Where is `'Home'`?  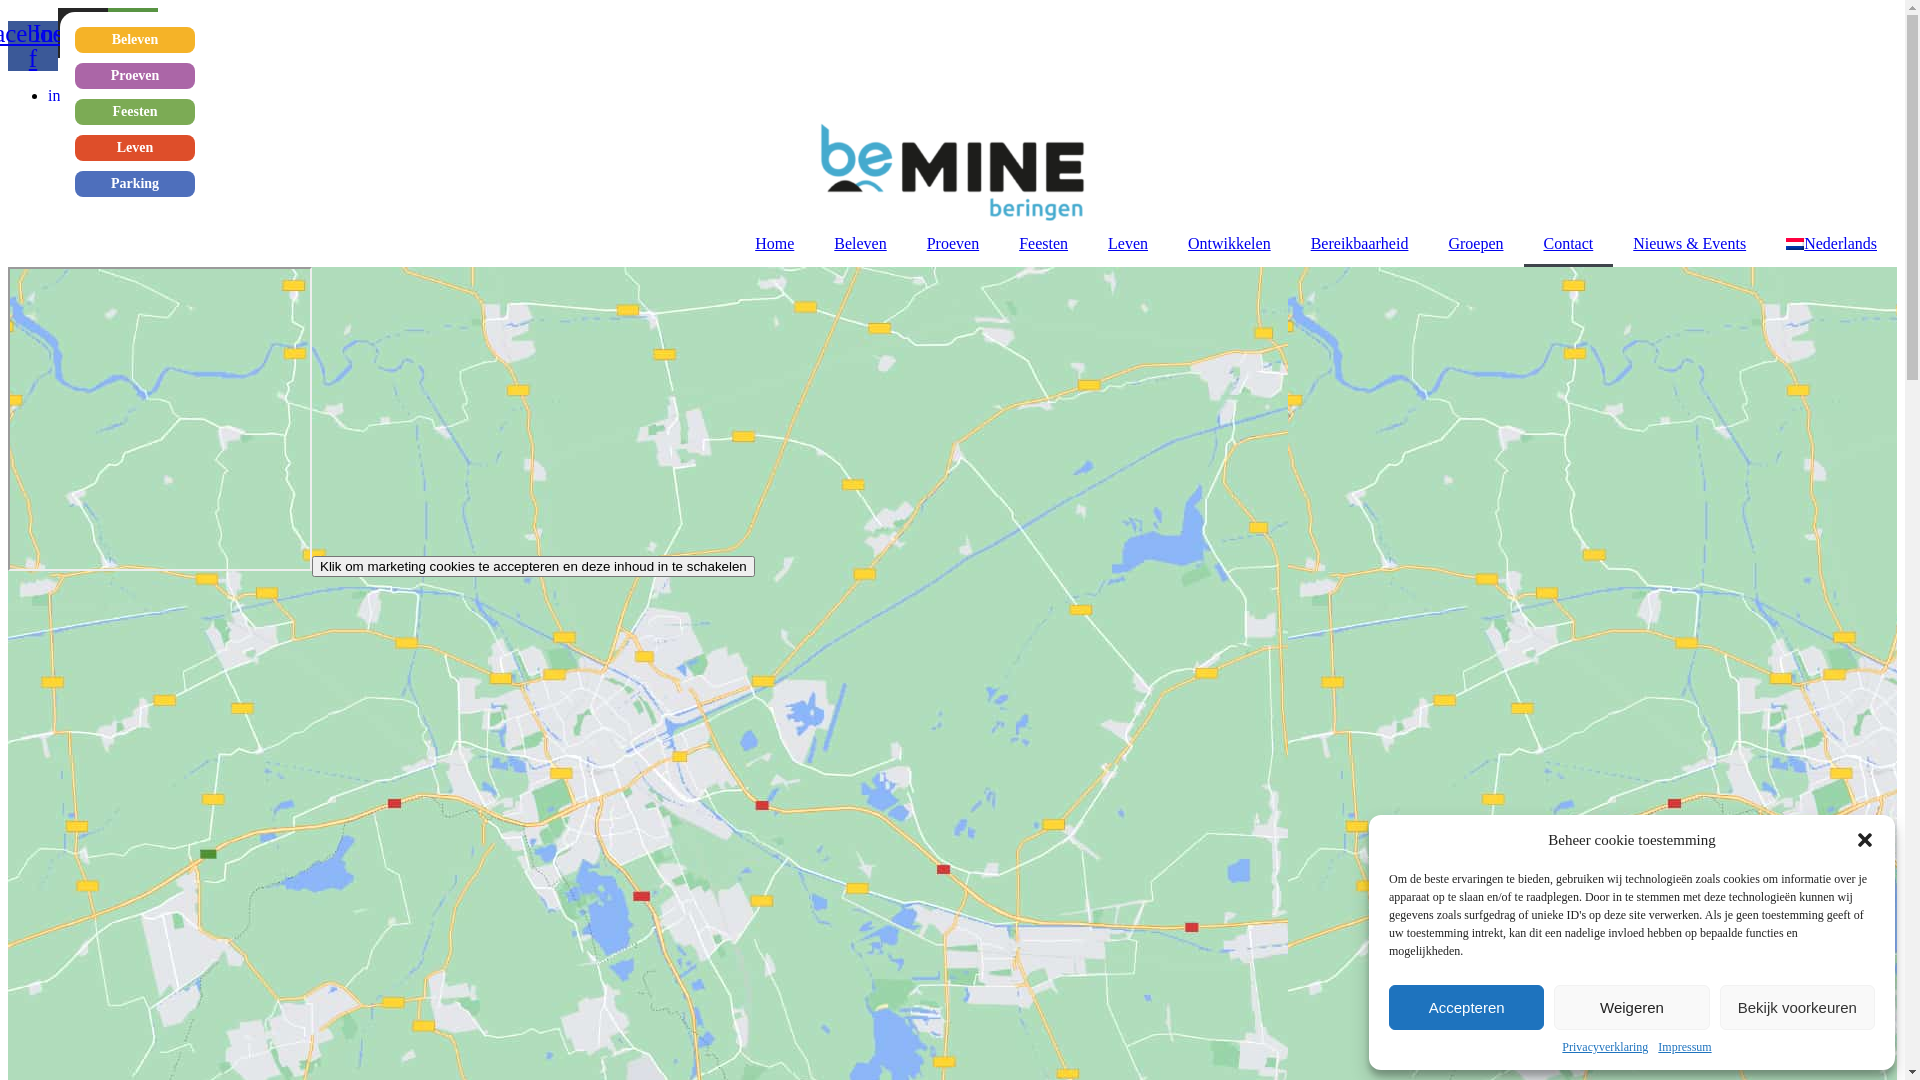 'Home' is located at coordinates (773, 242).